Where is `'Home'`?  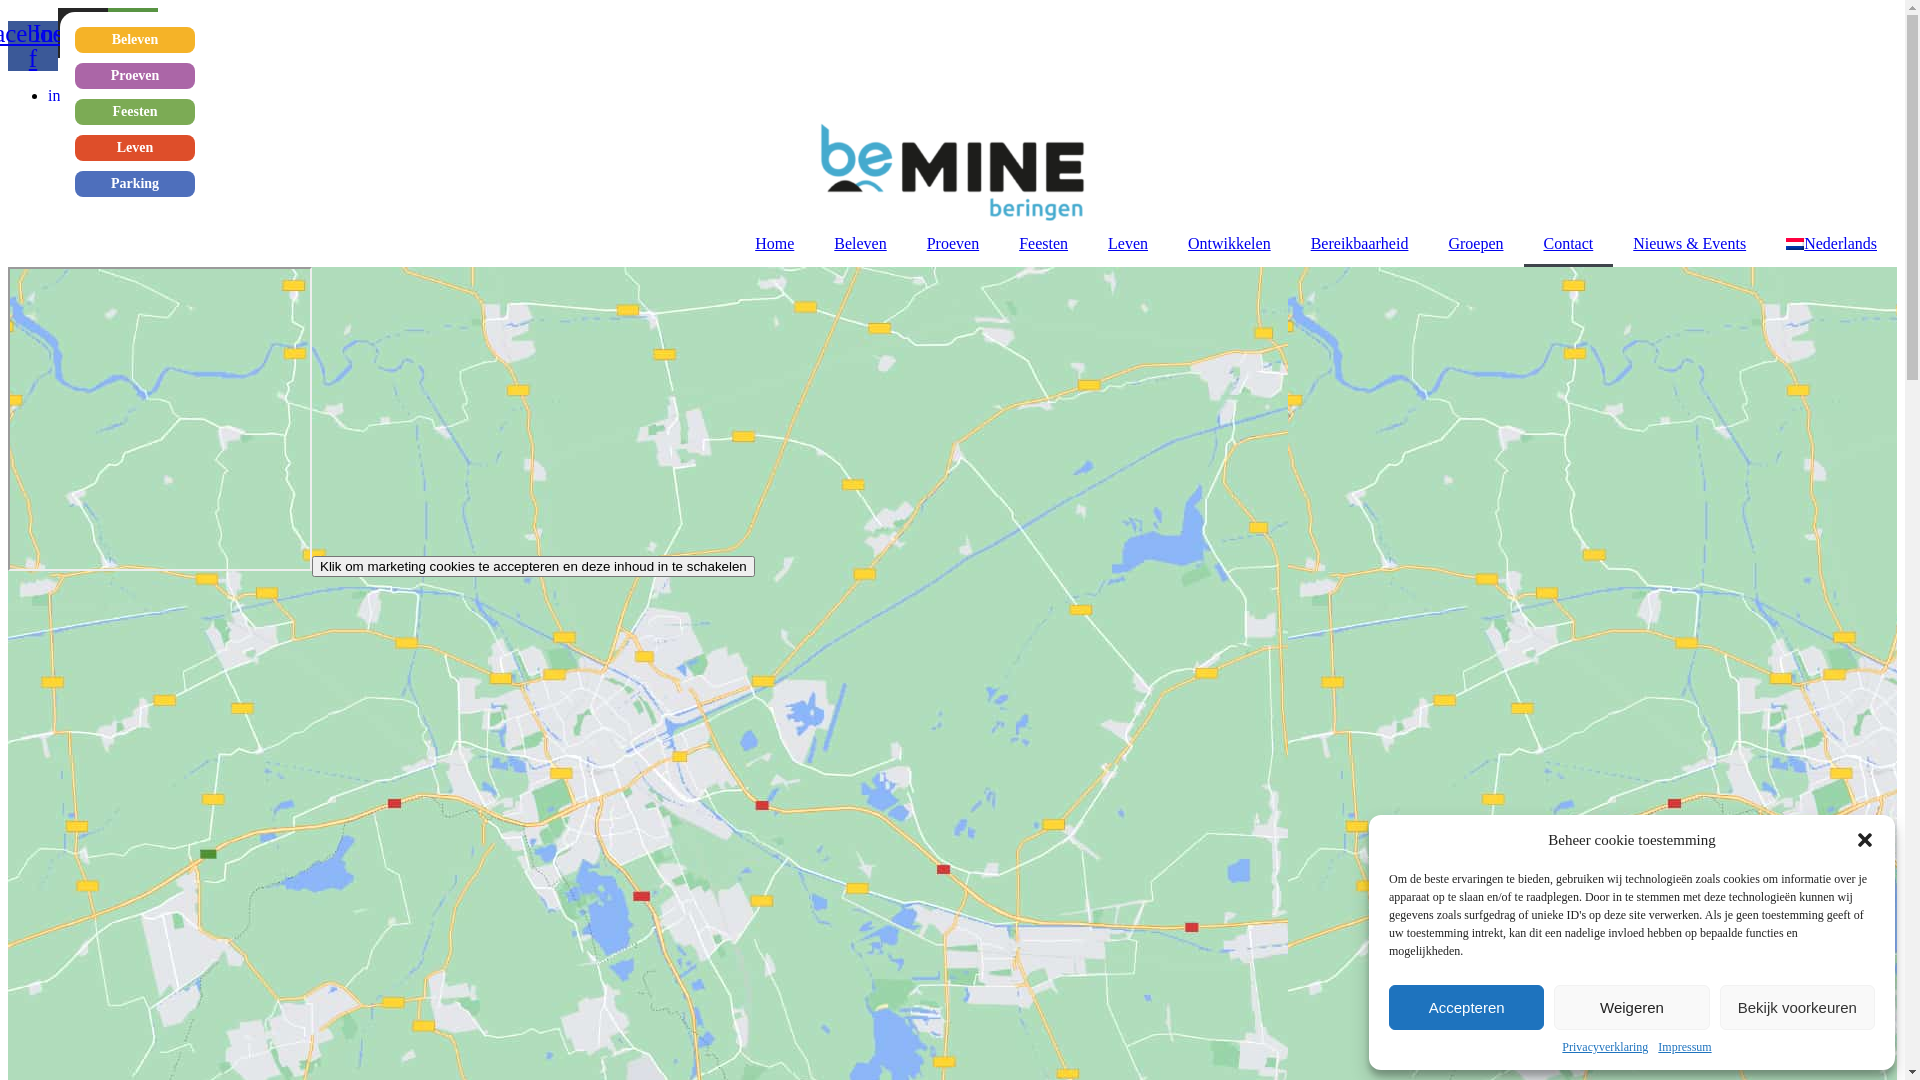 'Home' is located at coordinates (773, 242).